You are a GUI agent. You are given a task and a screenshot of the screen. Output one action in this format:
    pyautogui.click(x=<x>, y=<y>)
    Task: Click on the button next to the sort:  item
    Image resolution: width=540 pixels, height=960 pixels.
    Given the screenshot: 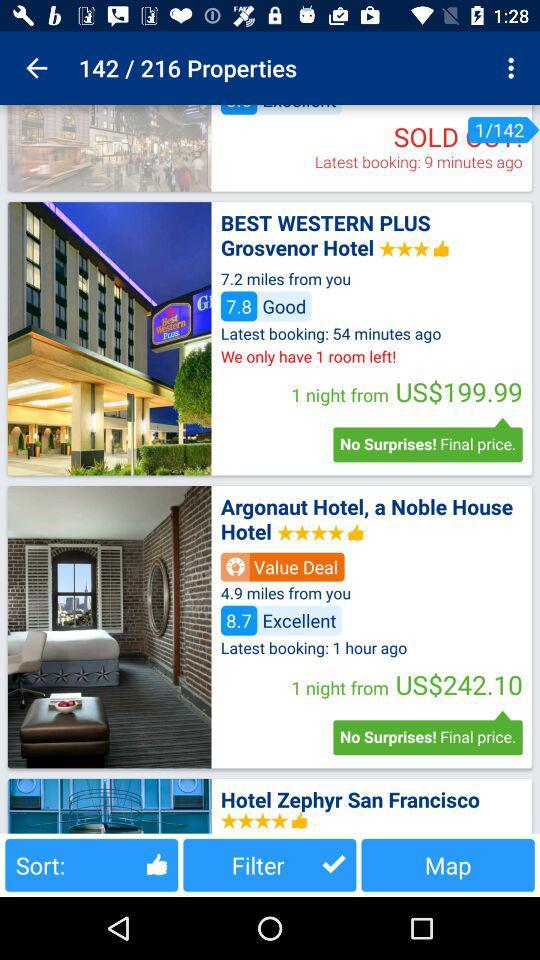 What is the action you would take?
    pyautogui.click(x=269, y=864)
    